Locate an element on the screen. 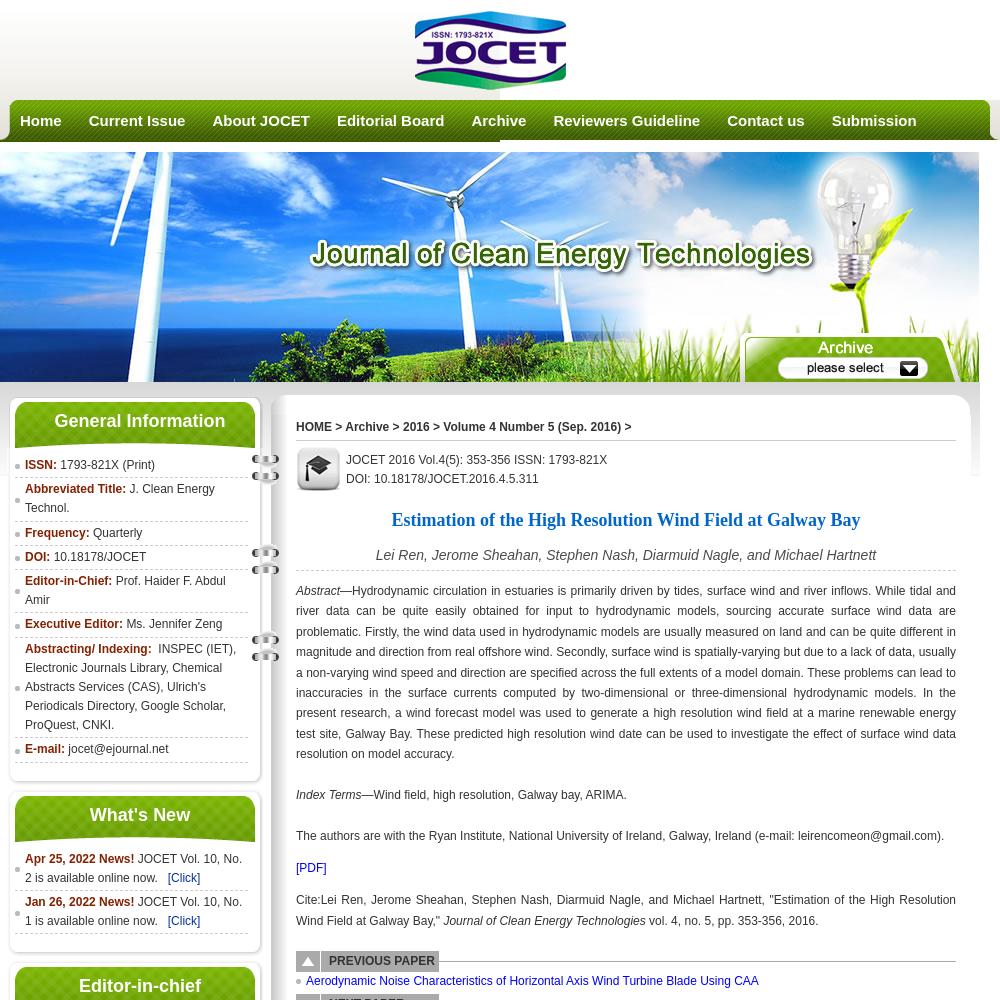  '—Wind field, high resolution, Galway bay, ARIMA.' is located at coordinates (360, 794).